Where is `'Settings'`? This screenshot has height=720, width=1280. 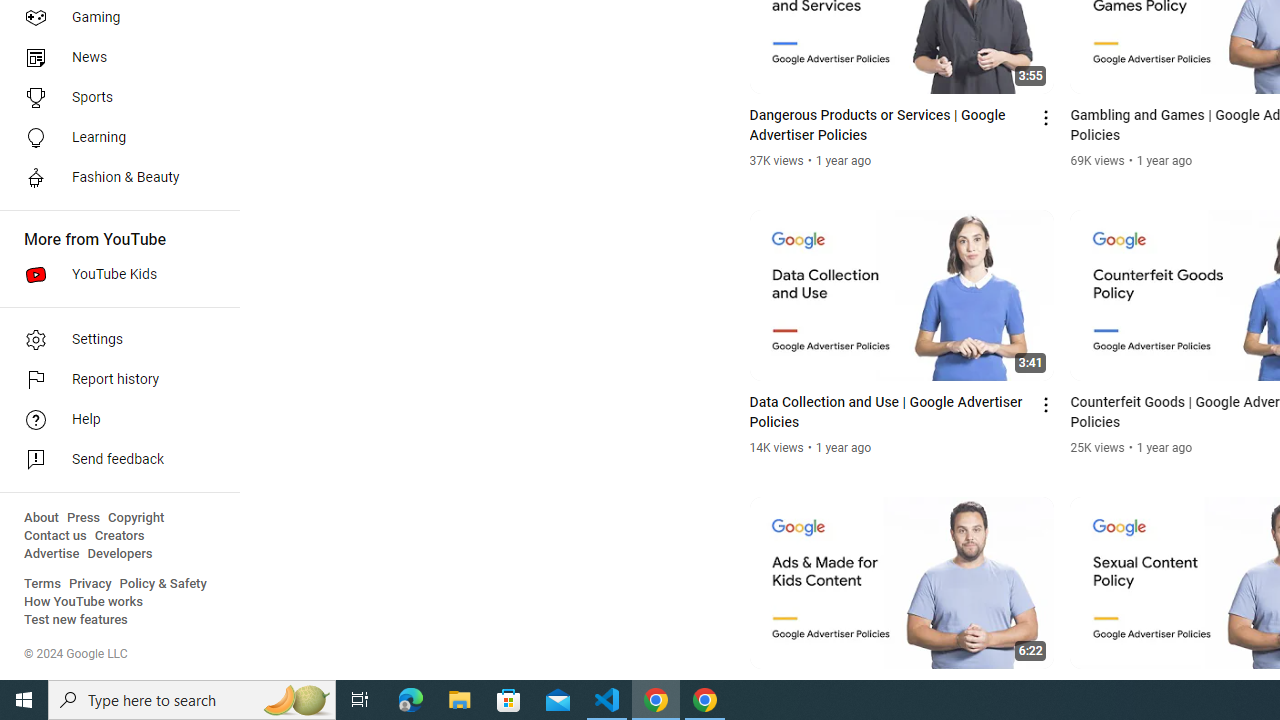
'Settings' is located at coordinates (112, 338).